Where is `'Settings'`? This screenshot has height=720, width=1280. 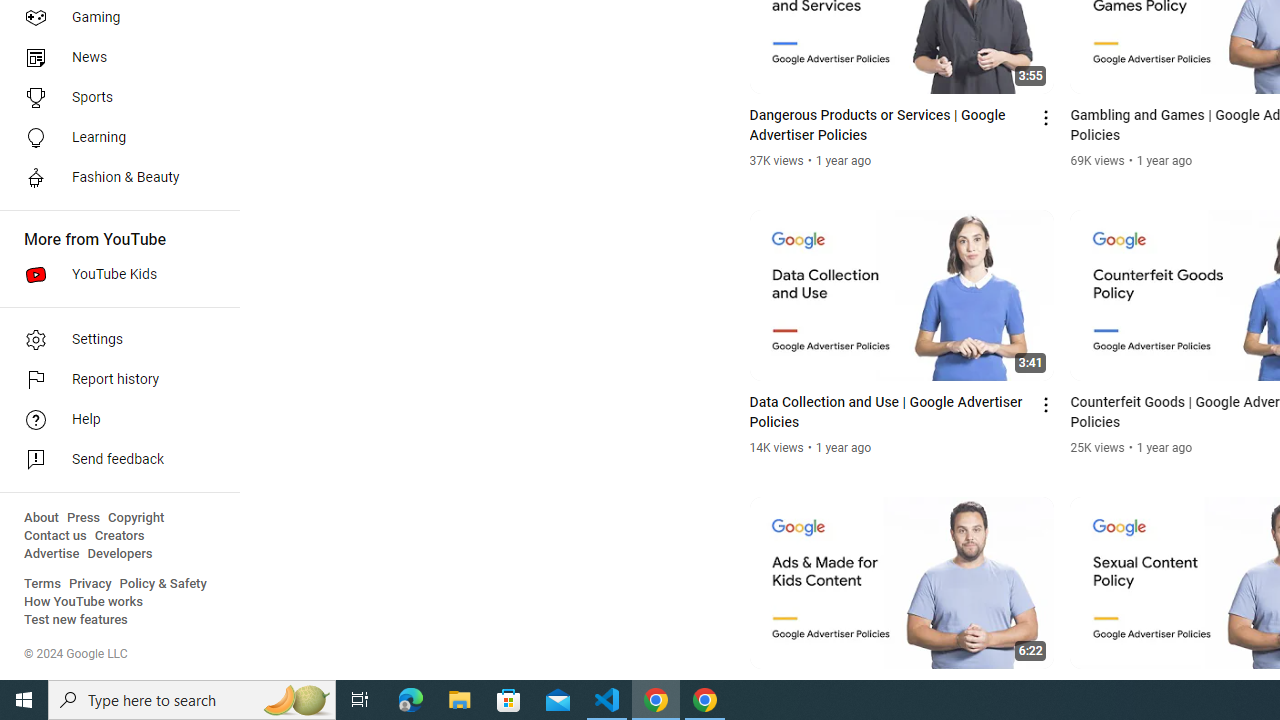
'Settings' is located at coordinates (112, 338).